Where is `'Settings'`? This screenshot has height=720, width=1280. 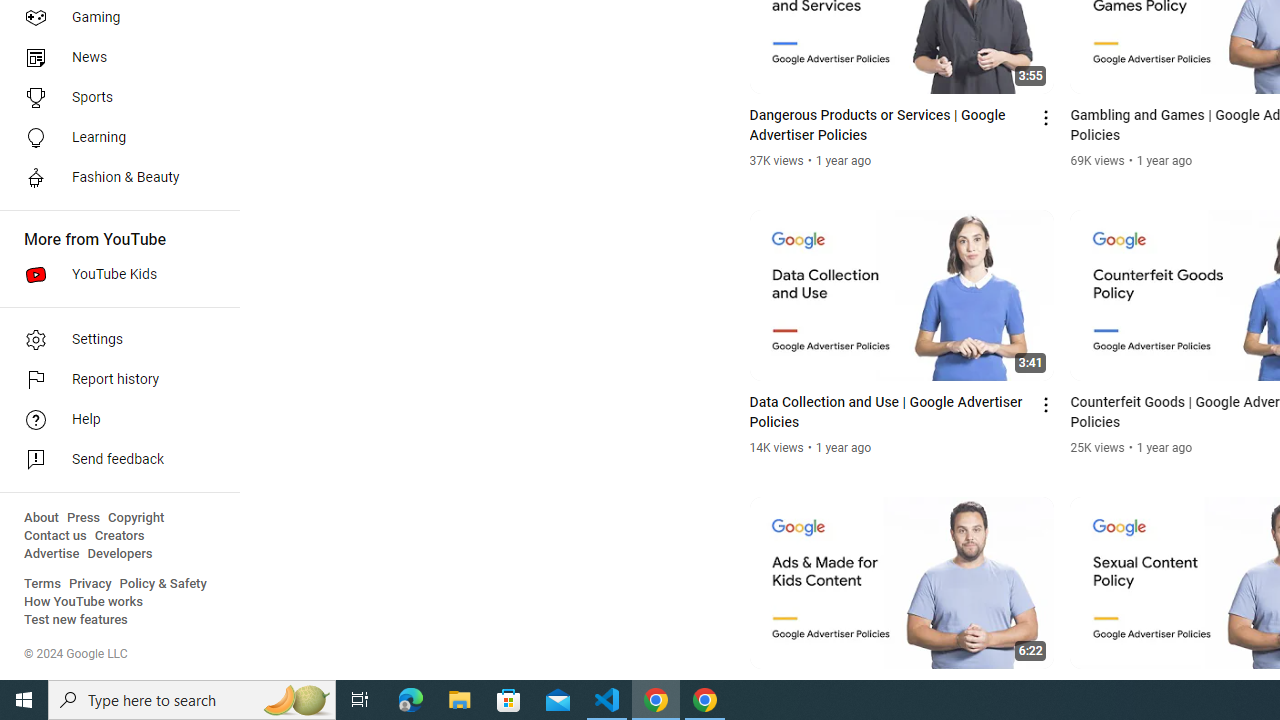
'Settings' is located at coordinates (112, 338).